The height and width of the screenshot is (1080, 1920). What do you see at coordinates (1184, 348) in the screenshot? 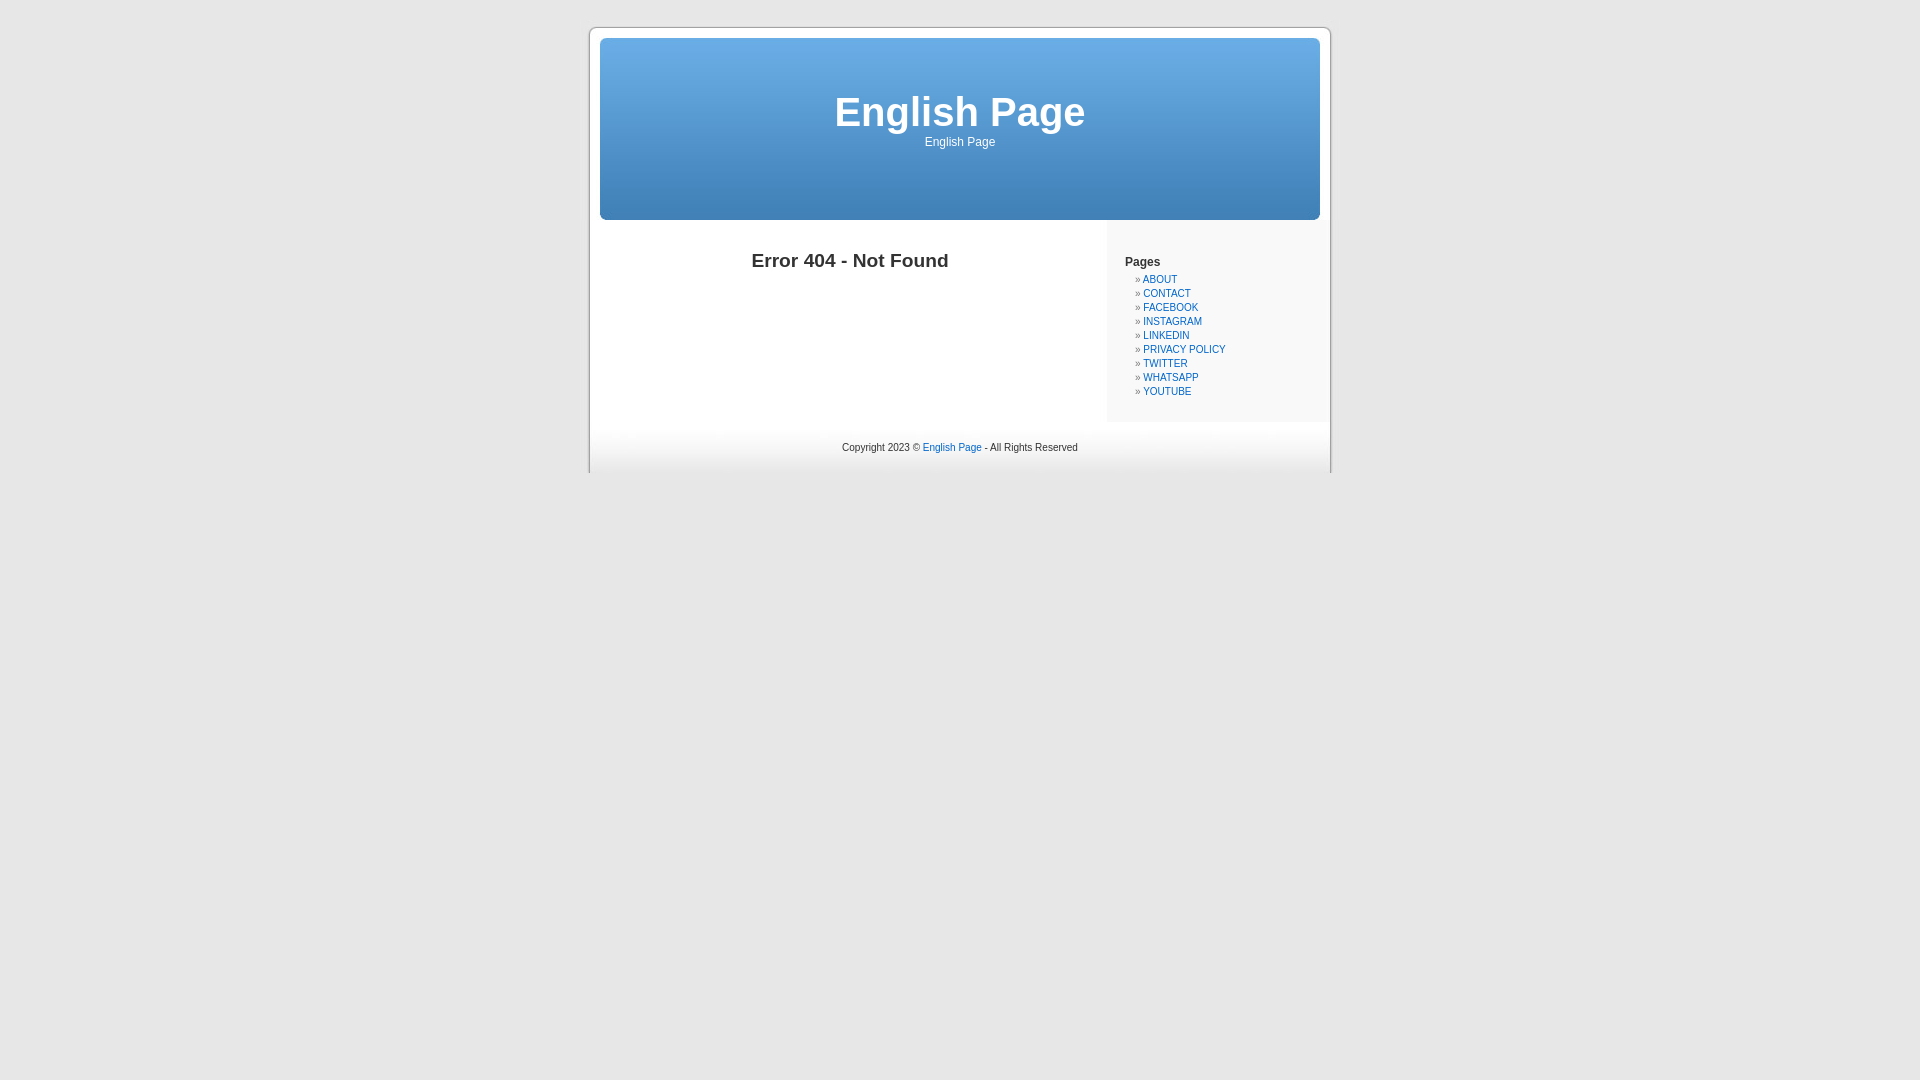
I see `'PRIVACY POLICY'` at bounding box center [1184, 348].